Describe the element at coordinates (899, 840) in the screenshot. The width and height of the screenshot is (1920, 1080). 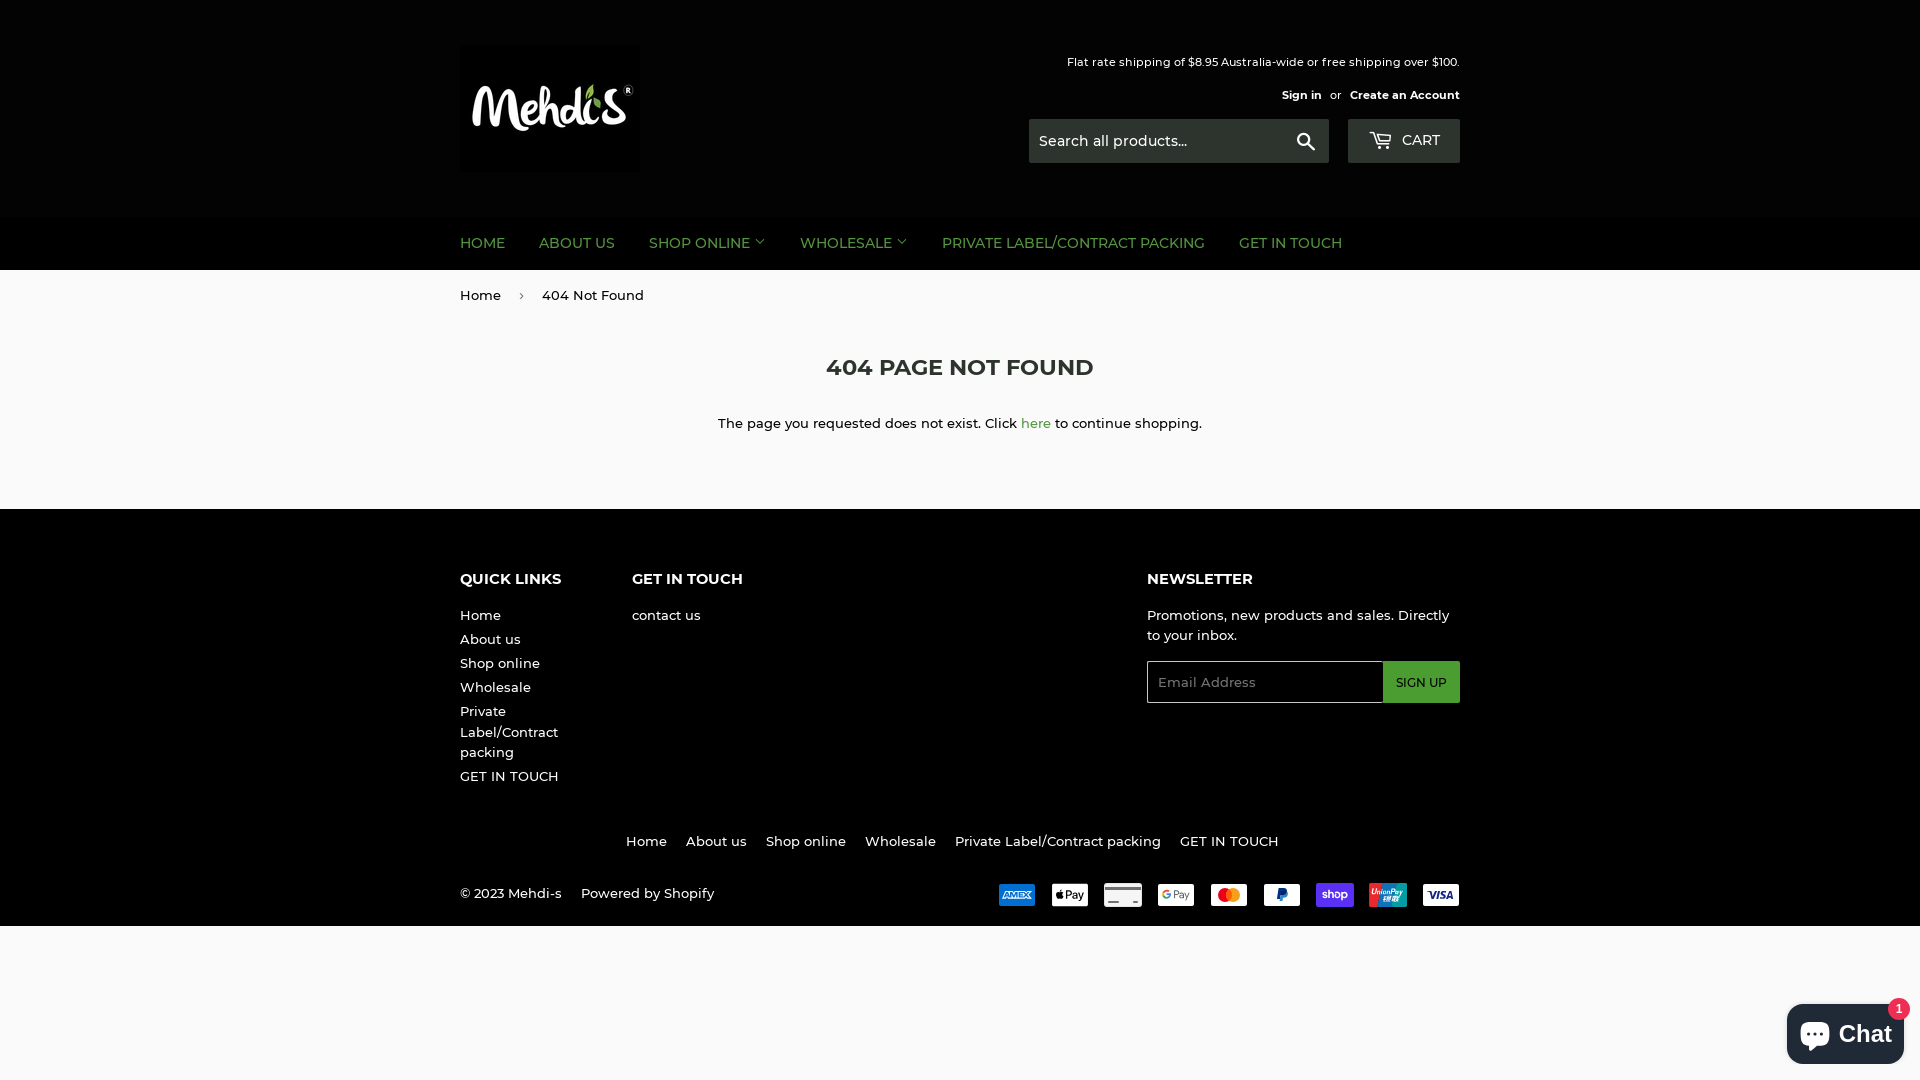
I see `'Wholesale'` at that location.